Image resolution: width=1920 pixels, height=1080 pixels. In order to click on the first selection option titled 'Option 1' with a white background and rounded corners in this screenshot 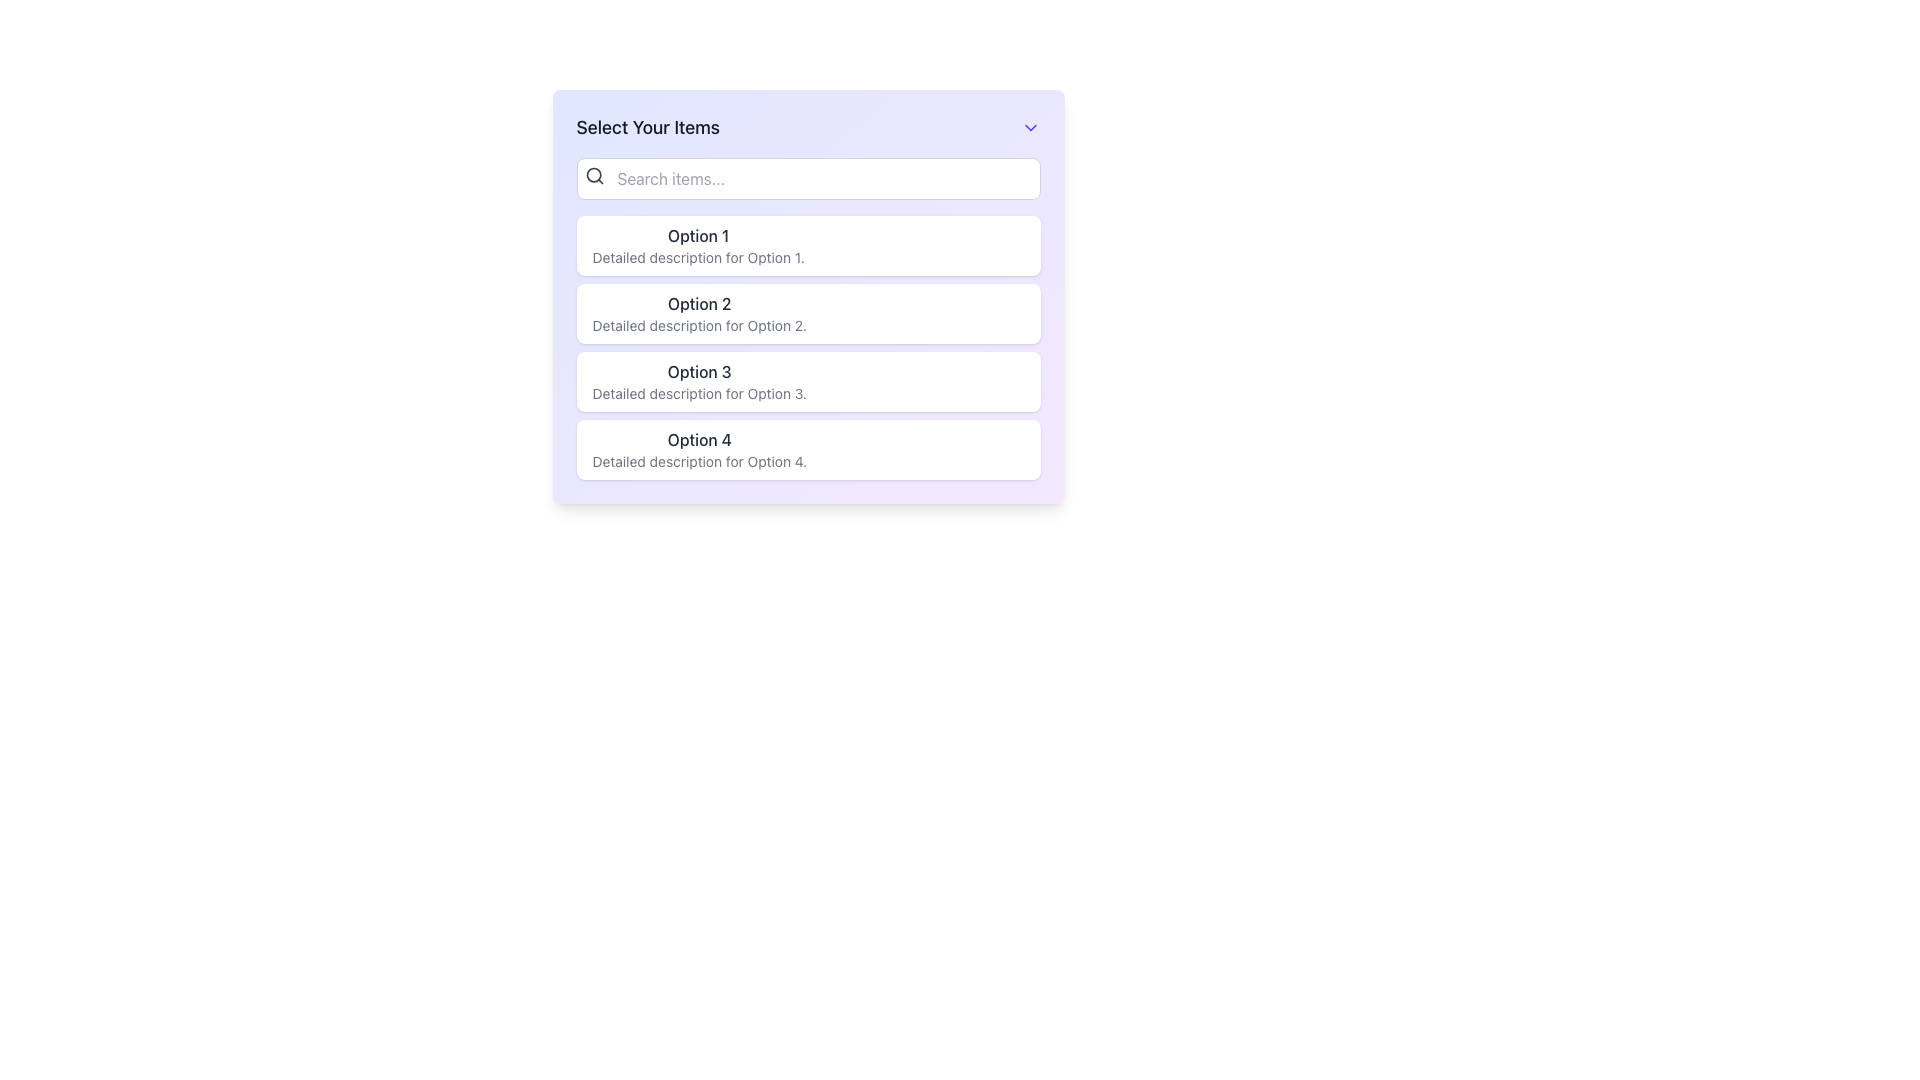, I will do `click(808, 245)`.